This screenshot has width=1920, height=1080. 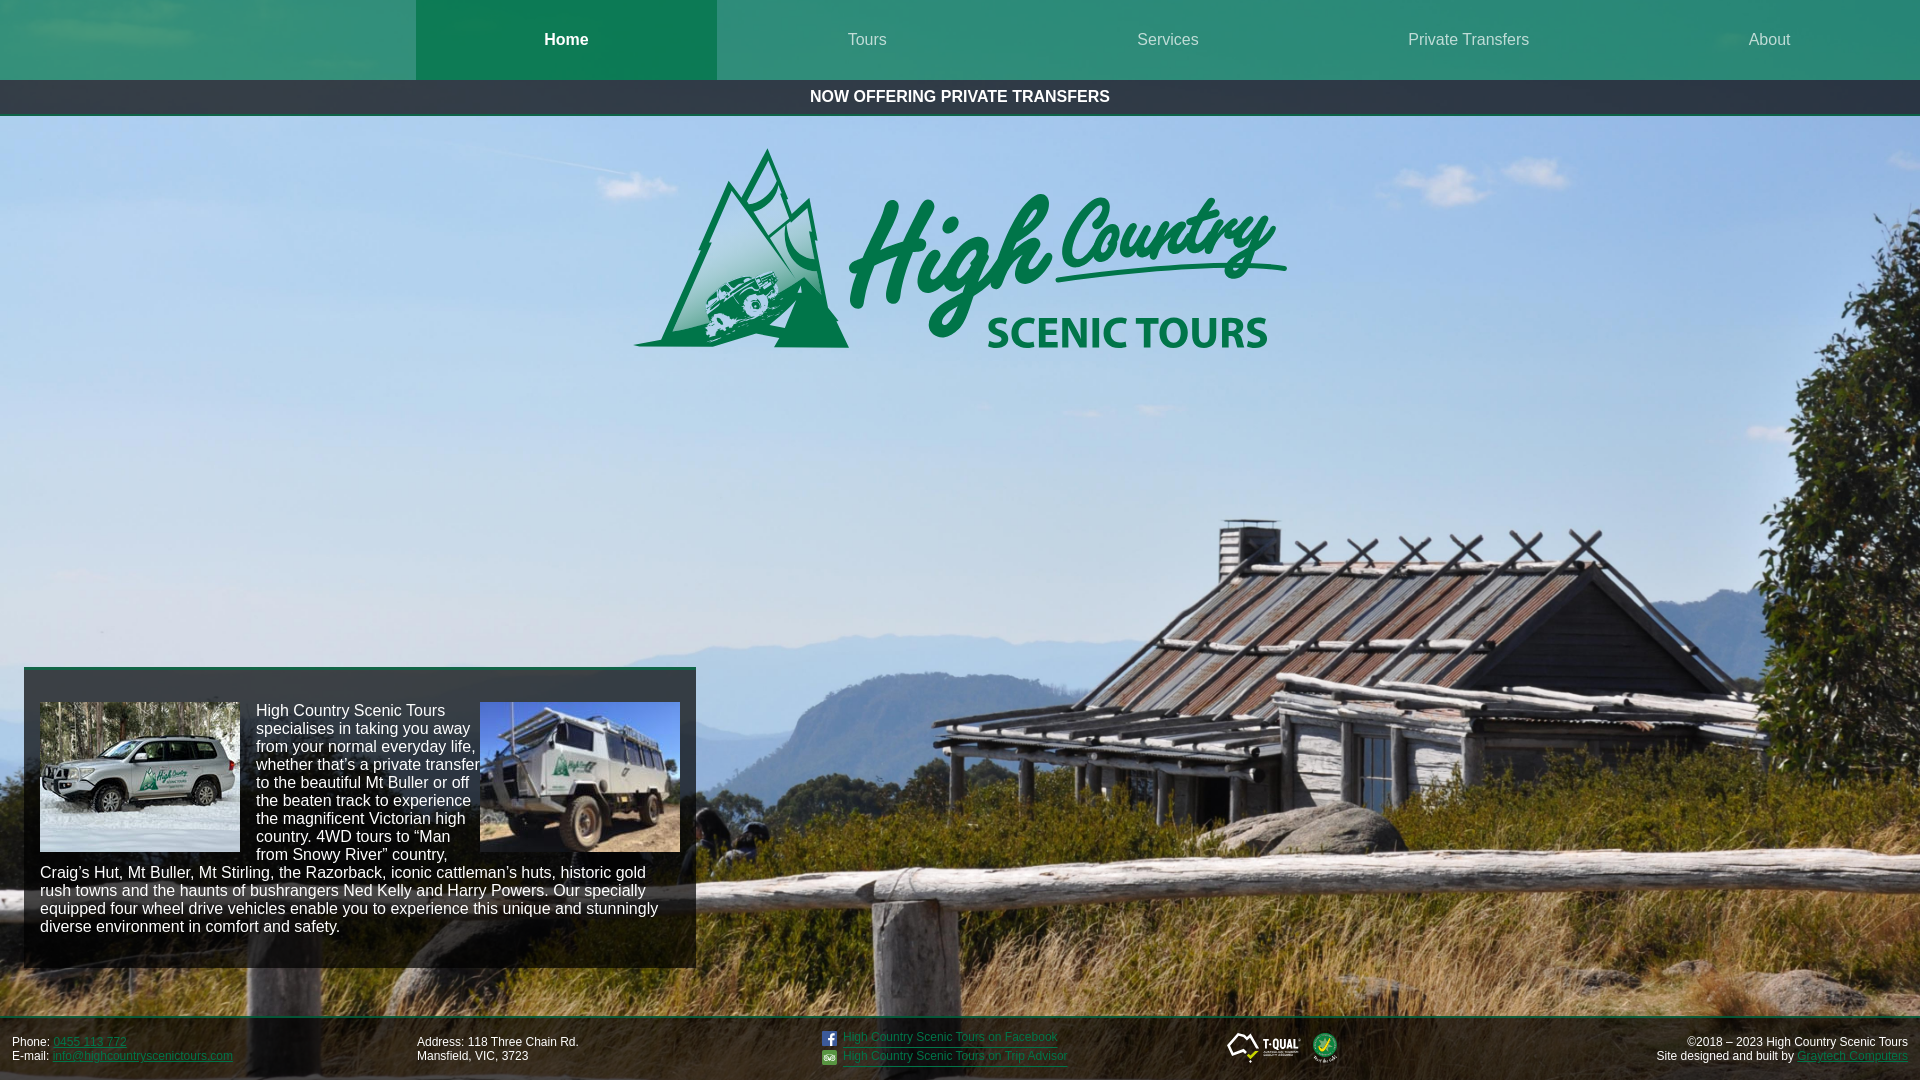 I want to click on 'NOW OFFERING PRIVATE TRANSFERS', so click(x=810, y=96).